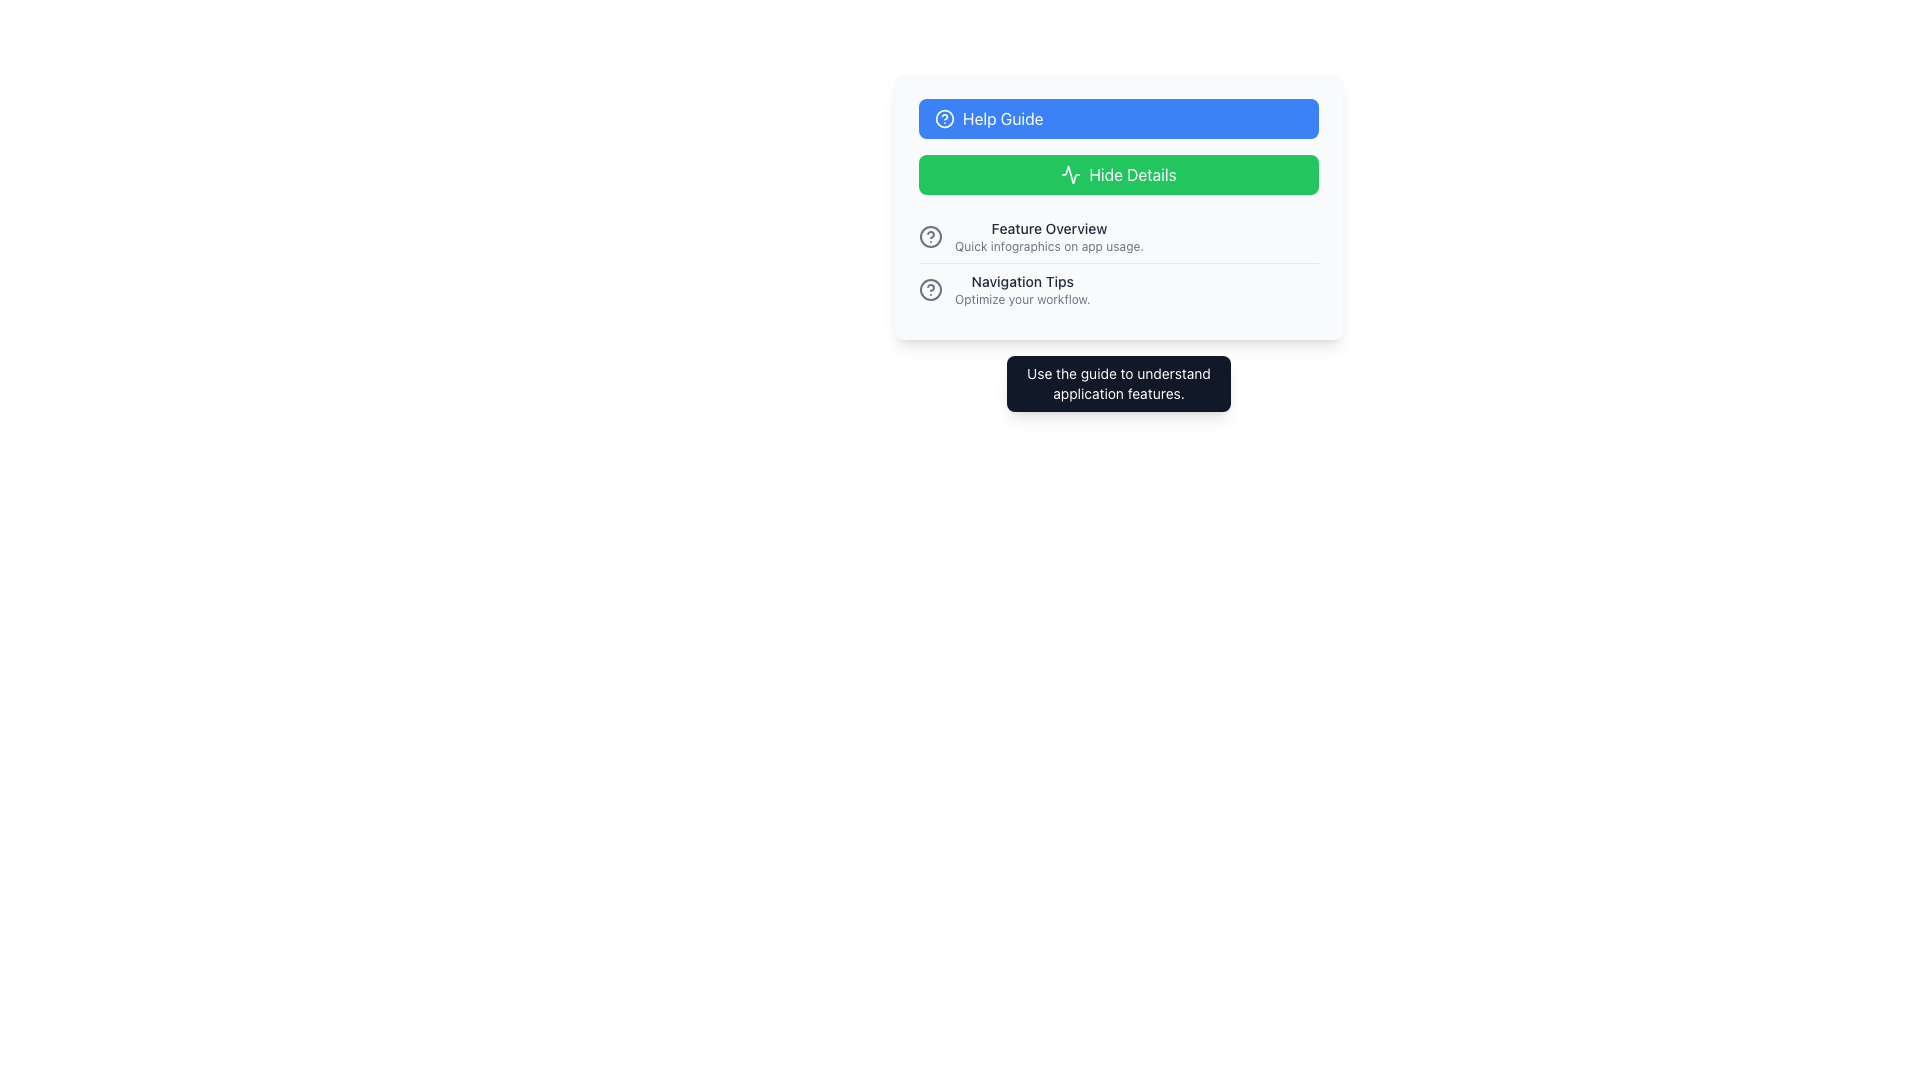 The image size is (1920, 1080). Describe the element at coordinates (1048, 235) in the screenshot. I see `the informational text block that displays 'Feature Overview' in bold black font and 'Quick infographics on app usage.' in smaller gray font, positioned centrally below the 'Hide Details' button` at that location.